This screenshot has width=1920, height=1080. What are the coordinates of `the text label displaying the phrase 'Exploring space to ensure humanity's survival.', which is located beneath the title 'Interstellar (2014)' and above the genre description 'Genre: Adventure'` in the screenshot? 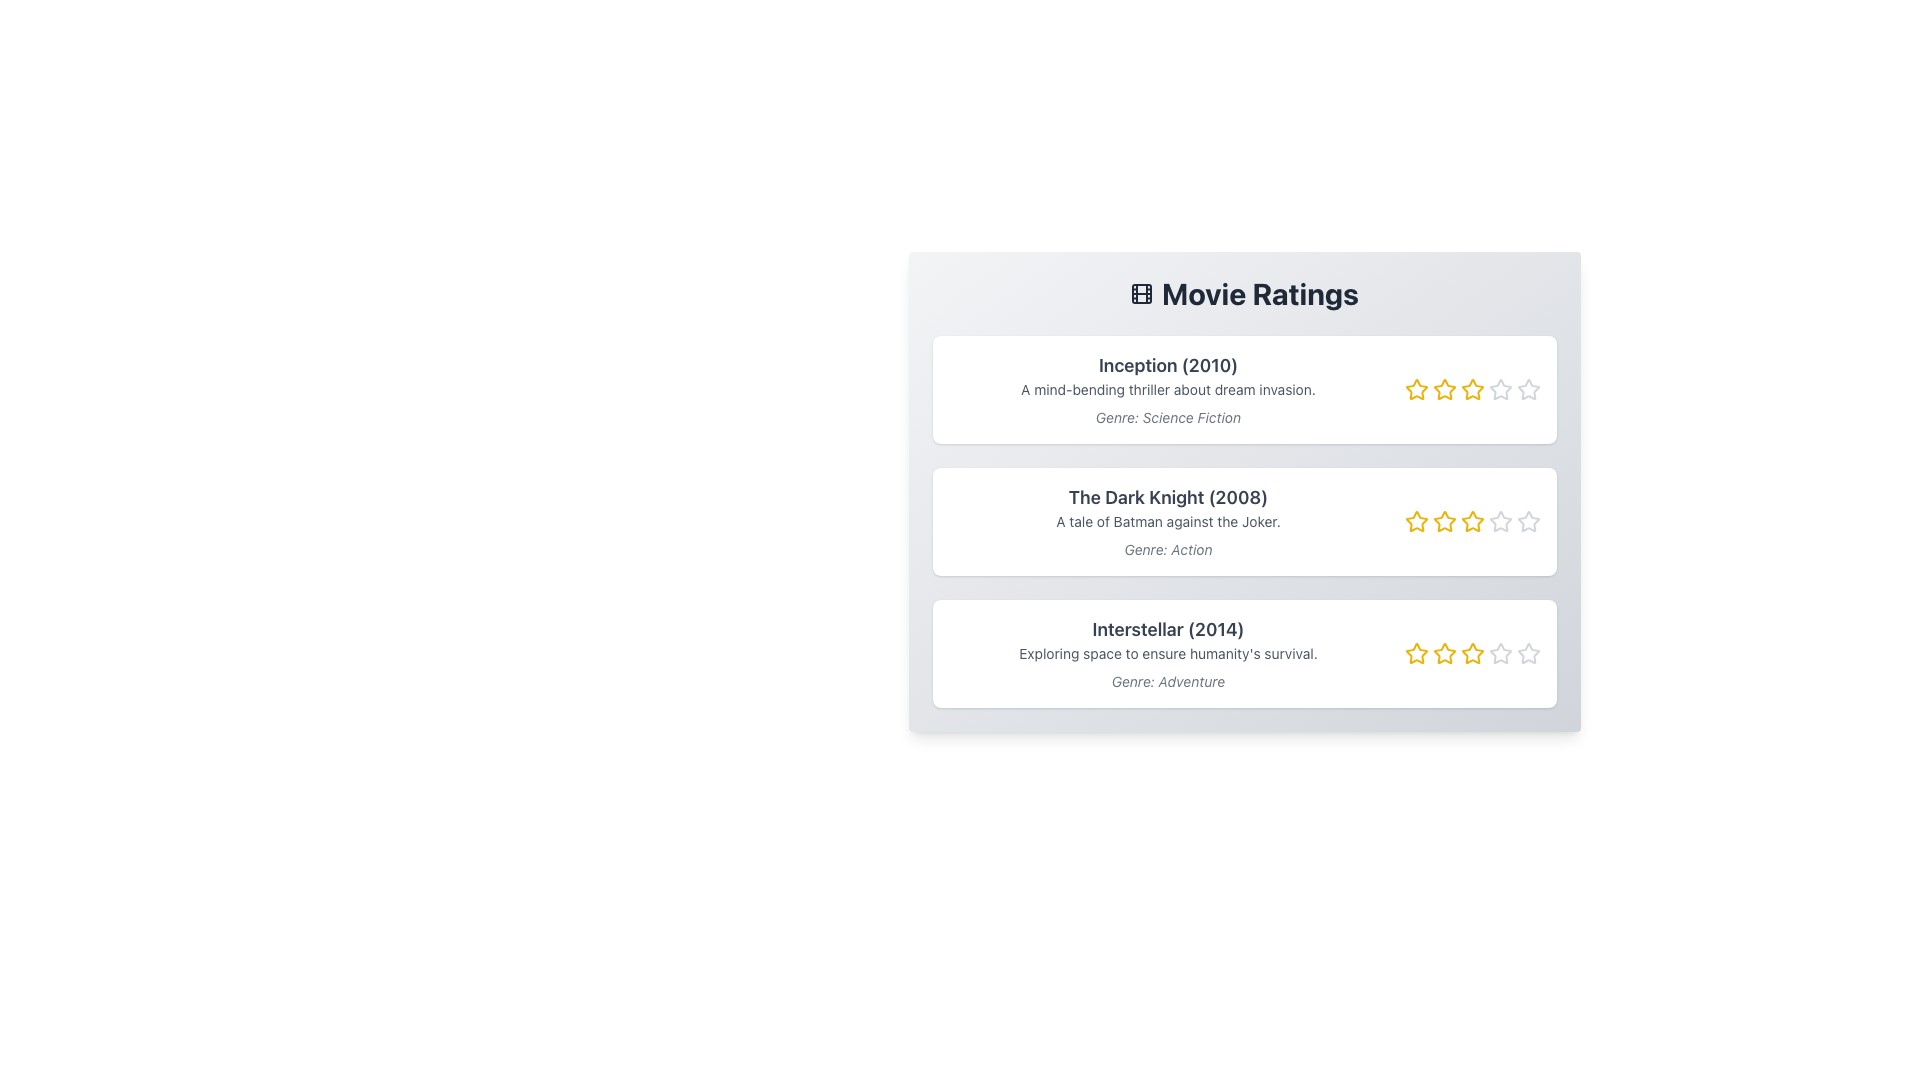 It's located at (1168, 654).